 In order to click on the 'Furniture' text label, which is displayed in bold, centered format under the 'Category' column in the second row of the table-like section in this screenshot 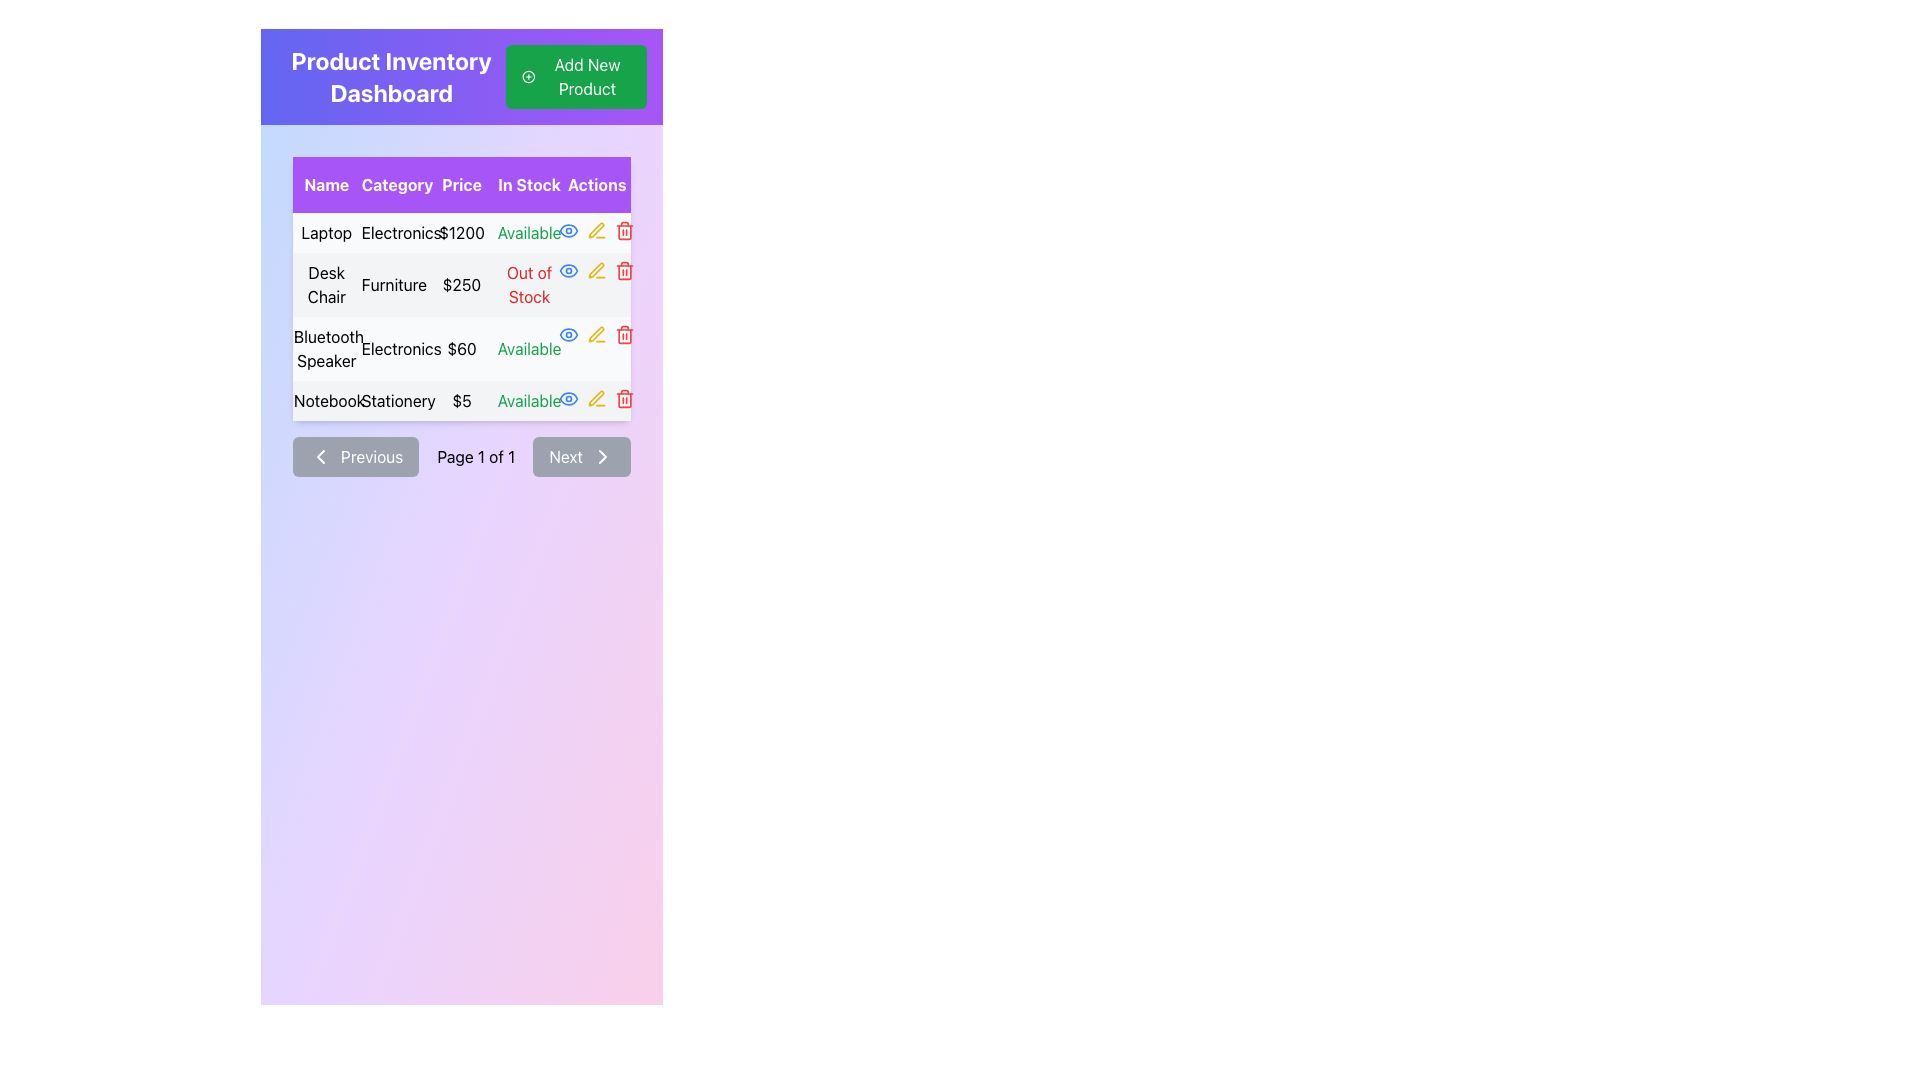, I will do `click(394, 285)`.